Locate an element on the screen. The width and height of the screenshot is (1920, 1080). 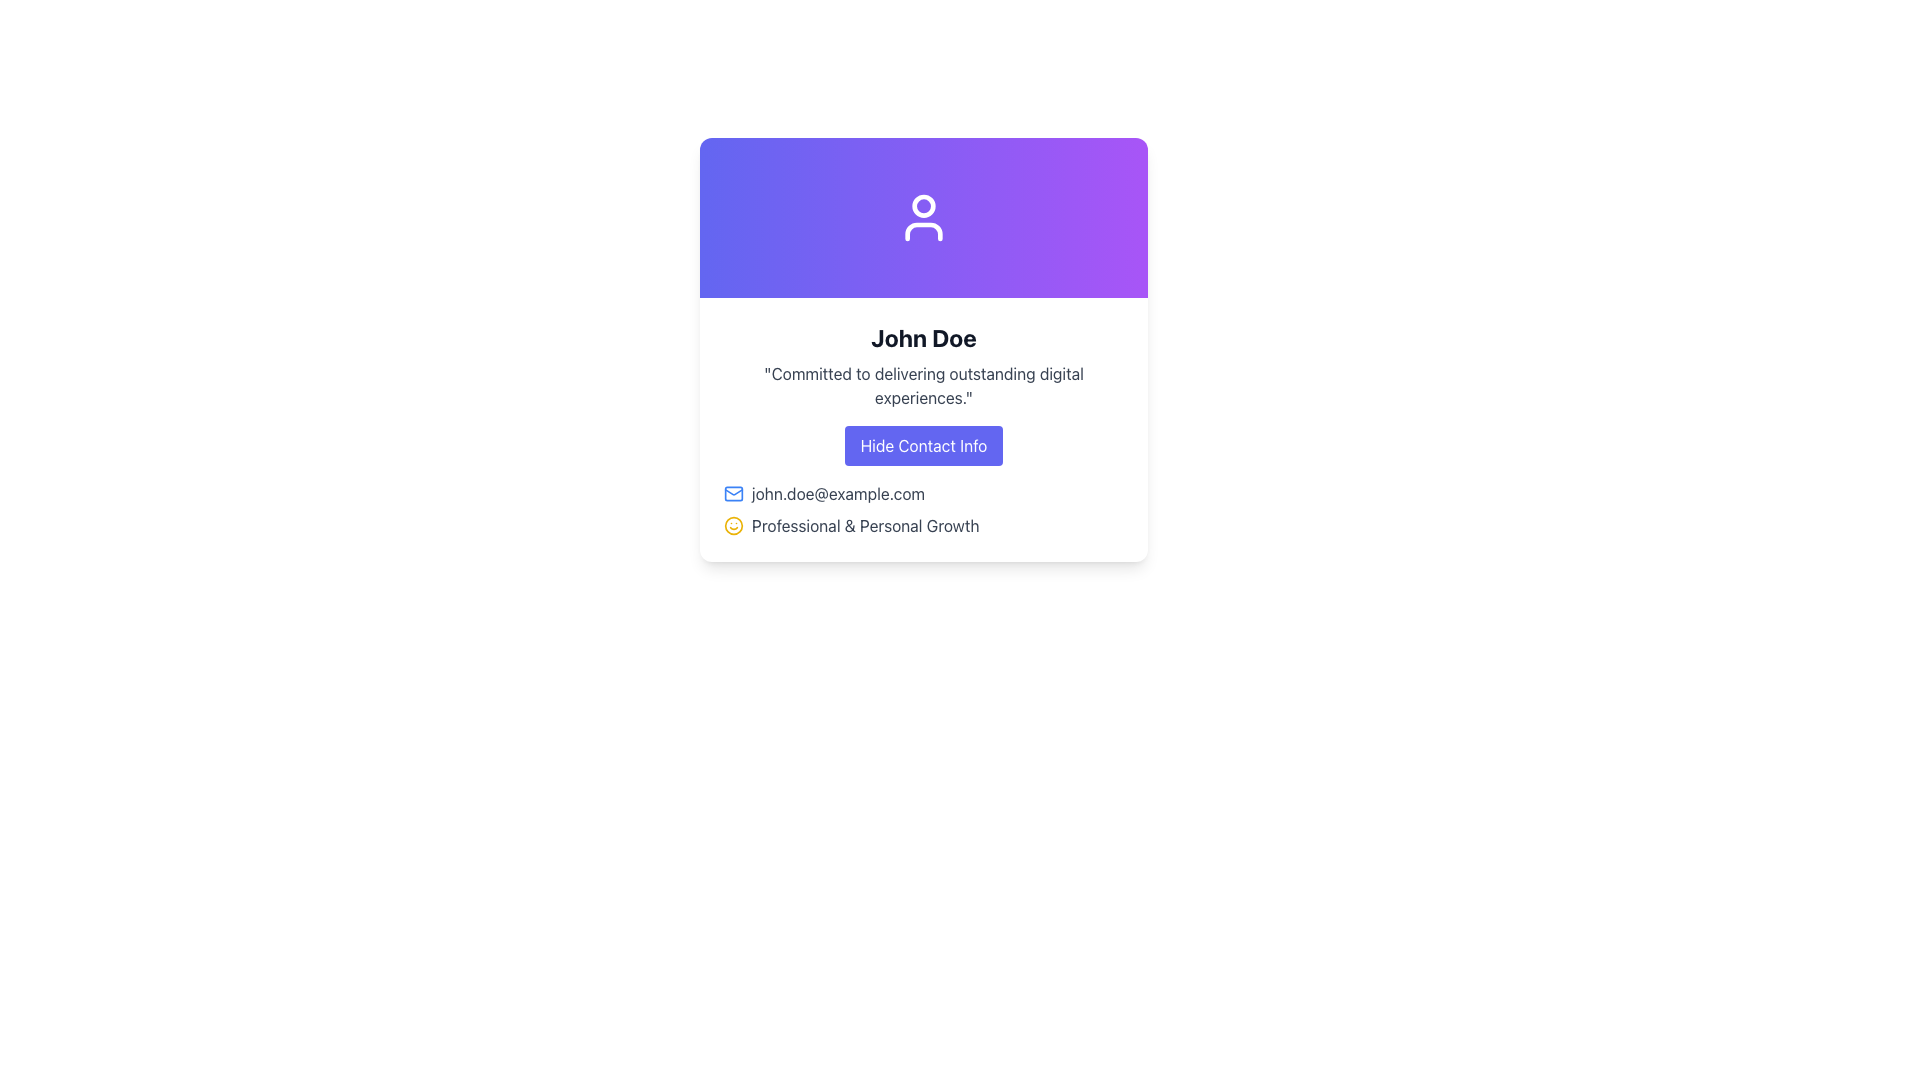
the decorative Icon component, which is a circle of SVG forming part of a smiley face illustration in the upper-left portion of the interface card is located at coordinates (733, 524).